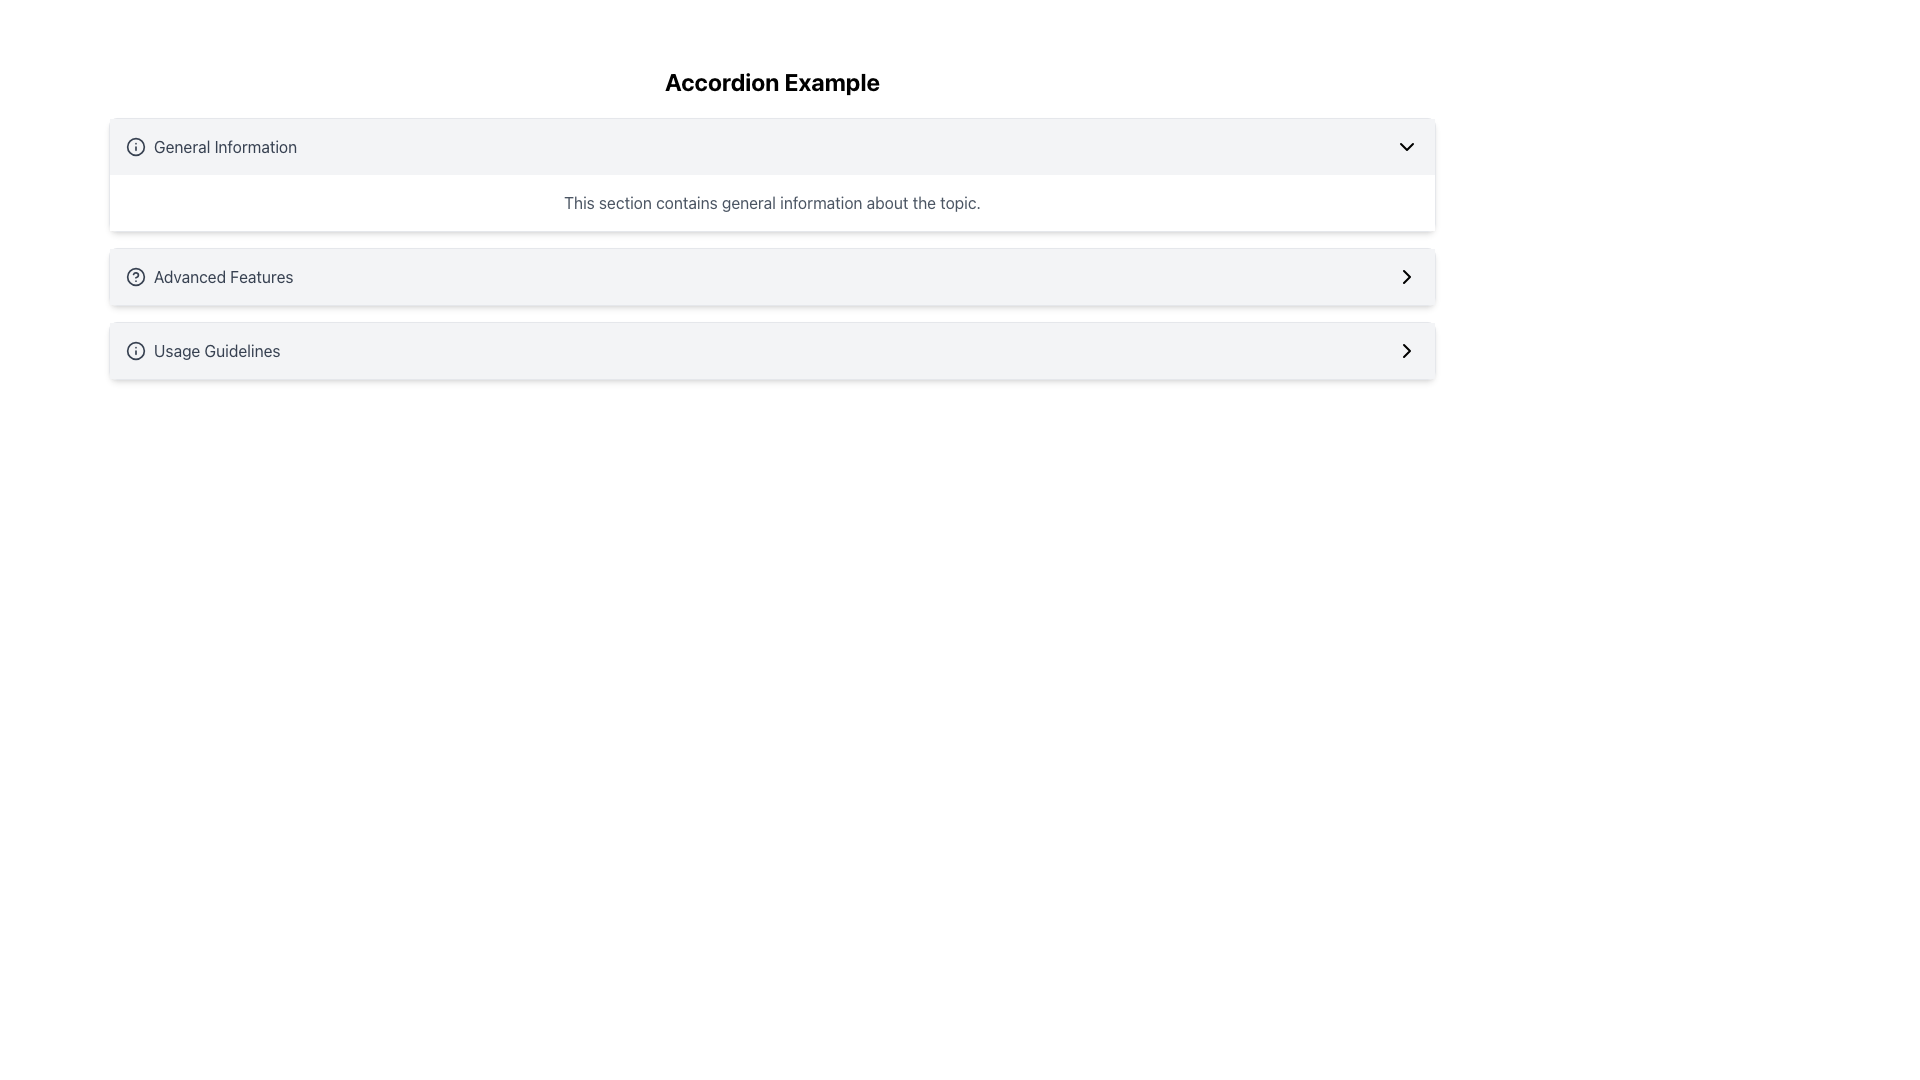  I want to click on the icon located to the left of the 'General Information.' text to trigger the tooltip, so click(134, 145).